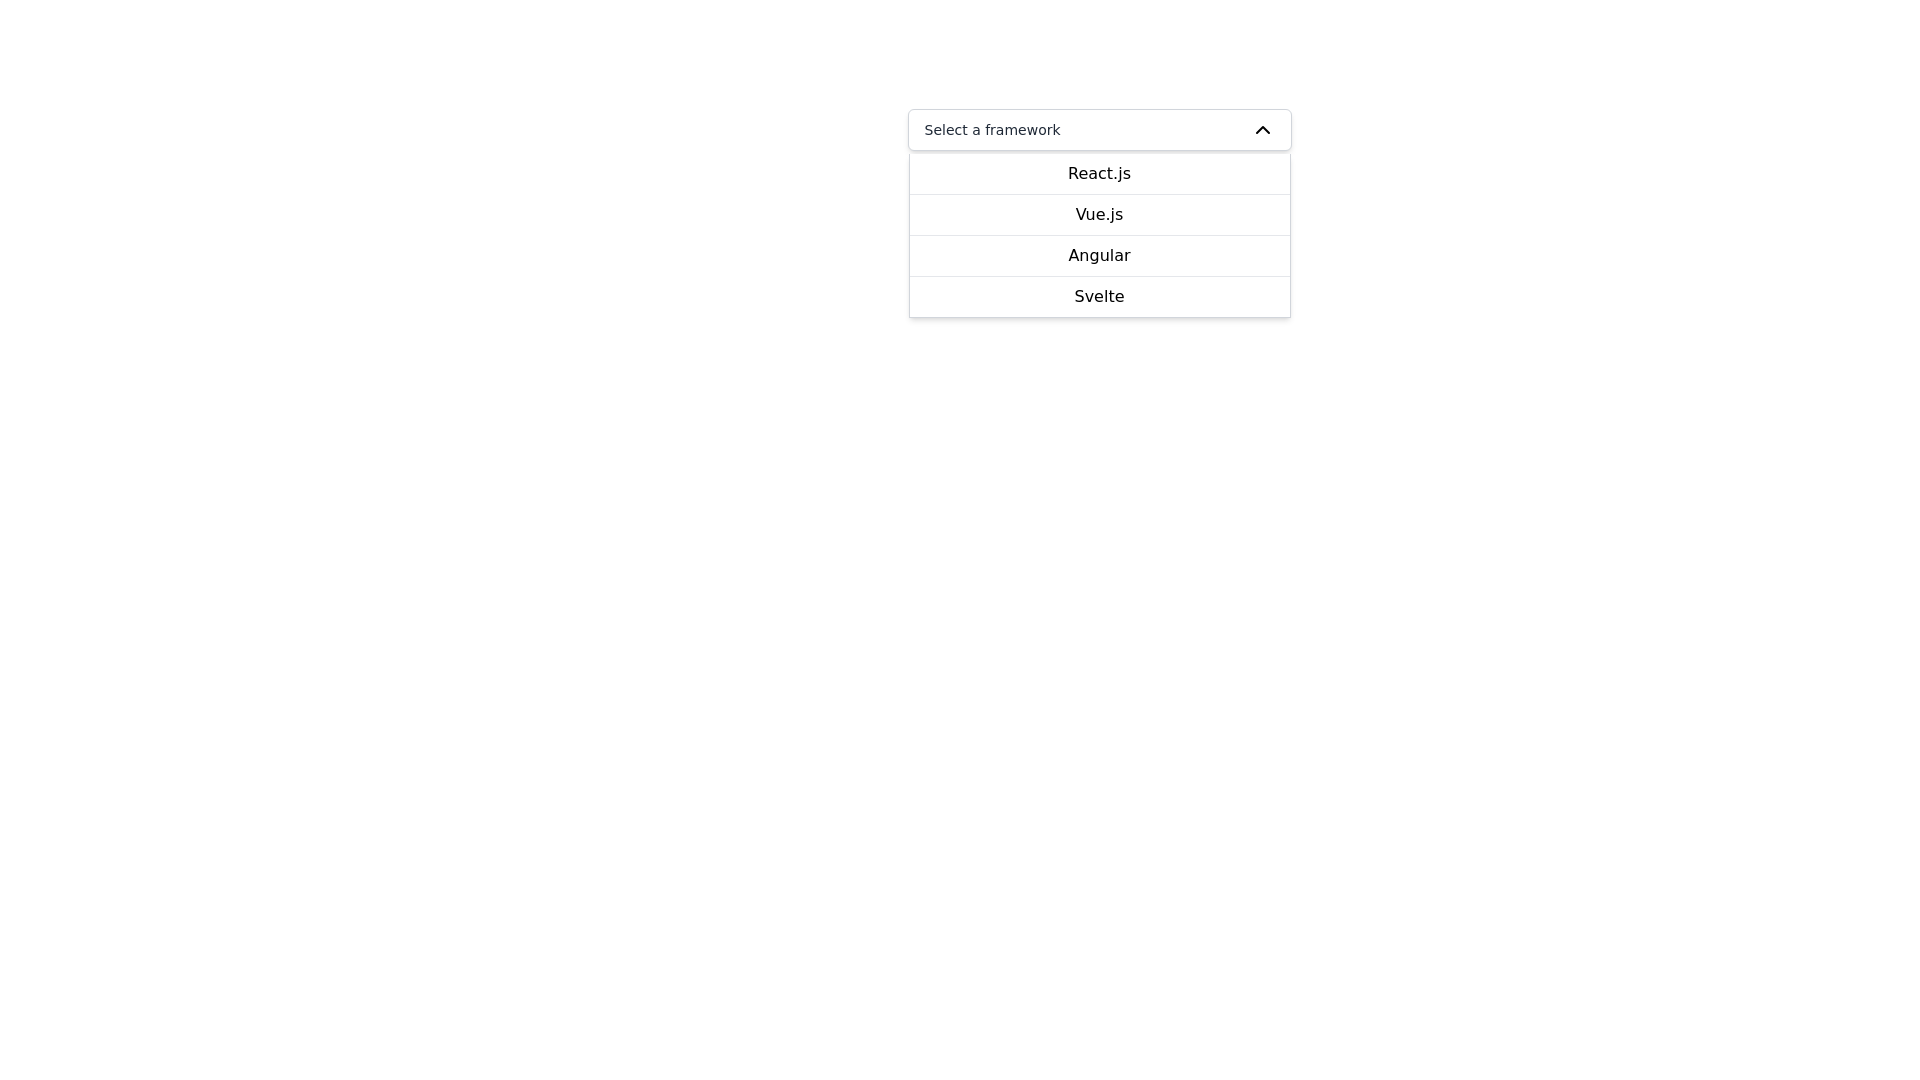 This screenshot has height=1080, width=1920. What do you see at coordinates (1098, 153) in the screenshot?
I see `the 'React.js' option in the dropdown list located below the 'Select a framework' label` at bounding box center [1098, 153].